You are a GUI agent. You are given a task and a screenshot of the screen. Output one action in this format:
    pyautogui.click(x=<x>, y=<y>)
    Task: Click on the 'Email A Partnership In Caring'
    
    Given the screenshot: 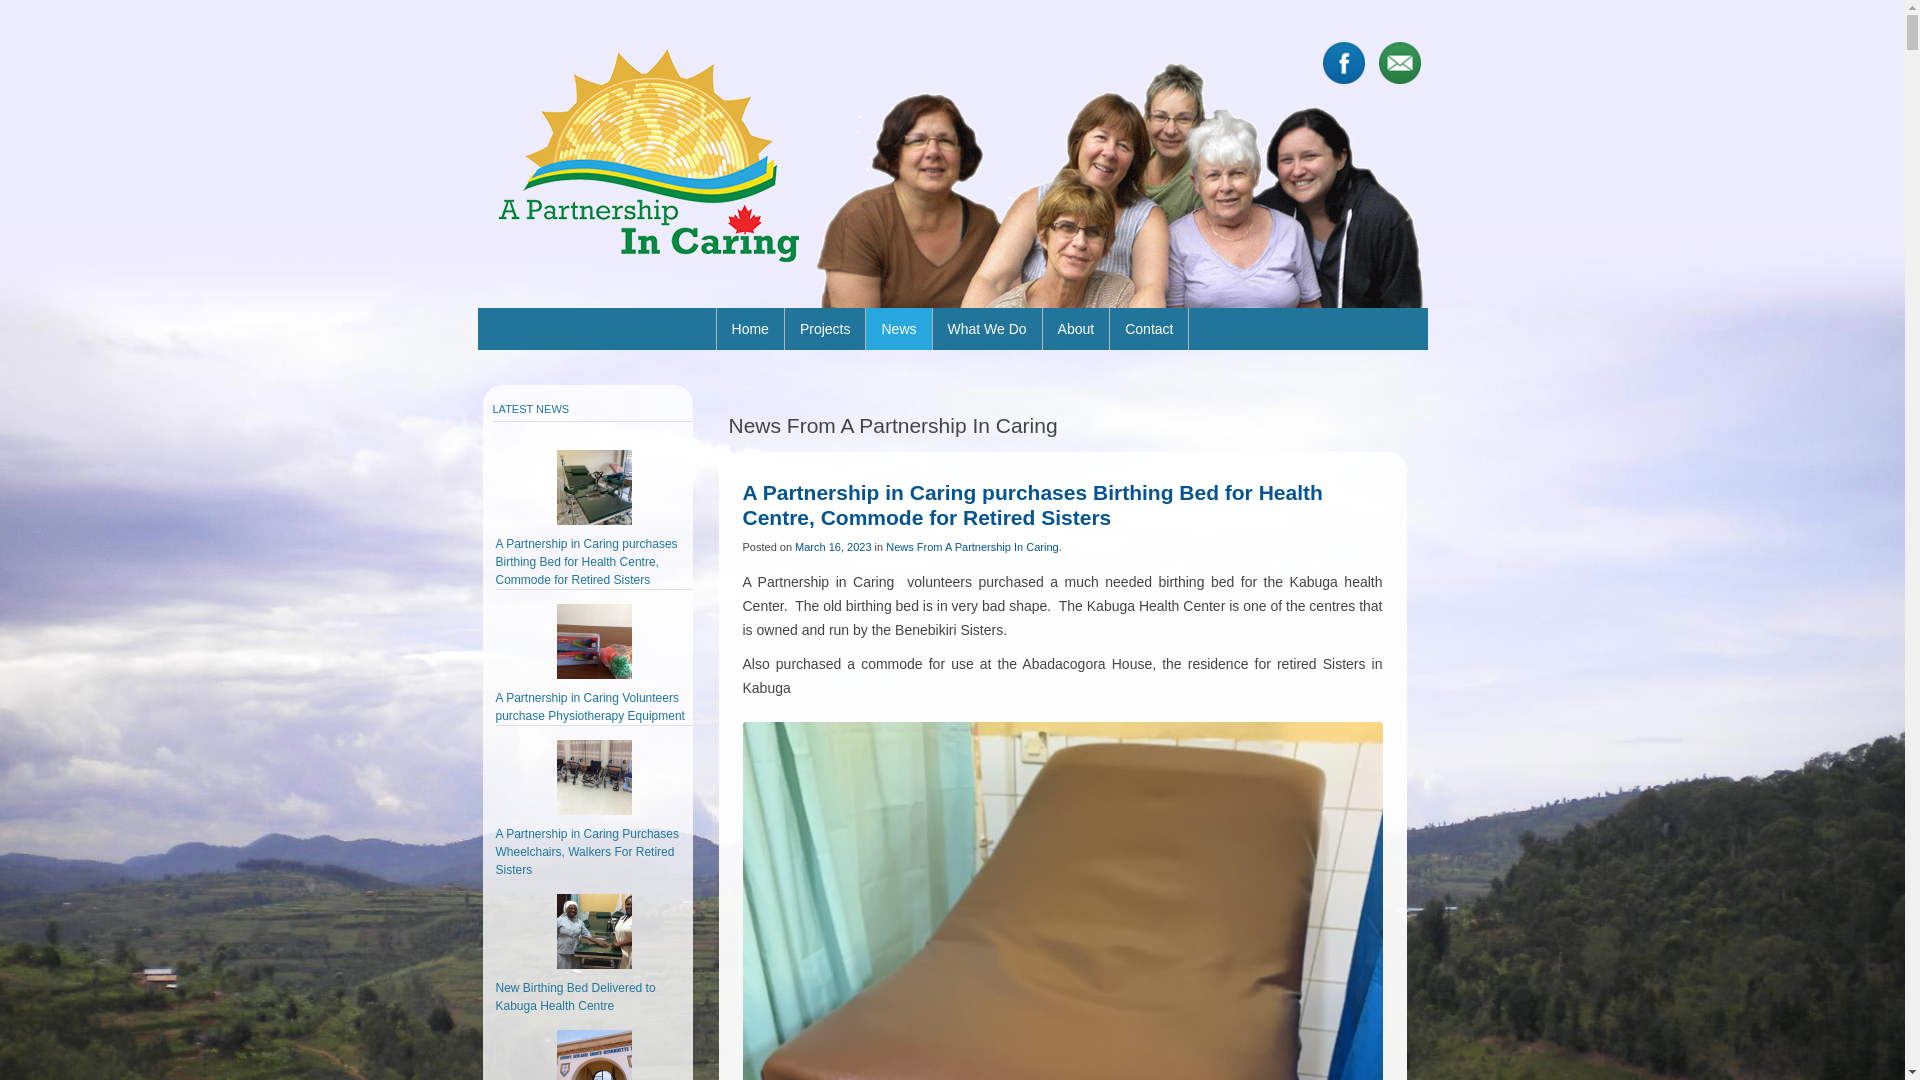 What is the action you would take?
    pyautogui.click(x=1397, y=61)
    